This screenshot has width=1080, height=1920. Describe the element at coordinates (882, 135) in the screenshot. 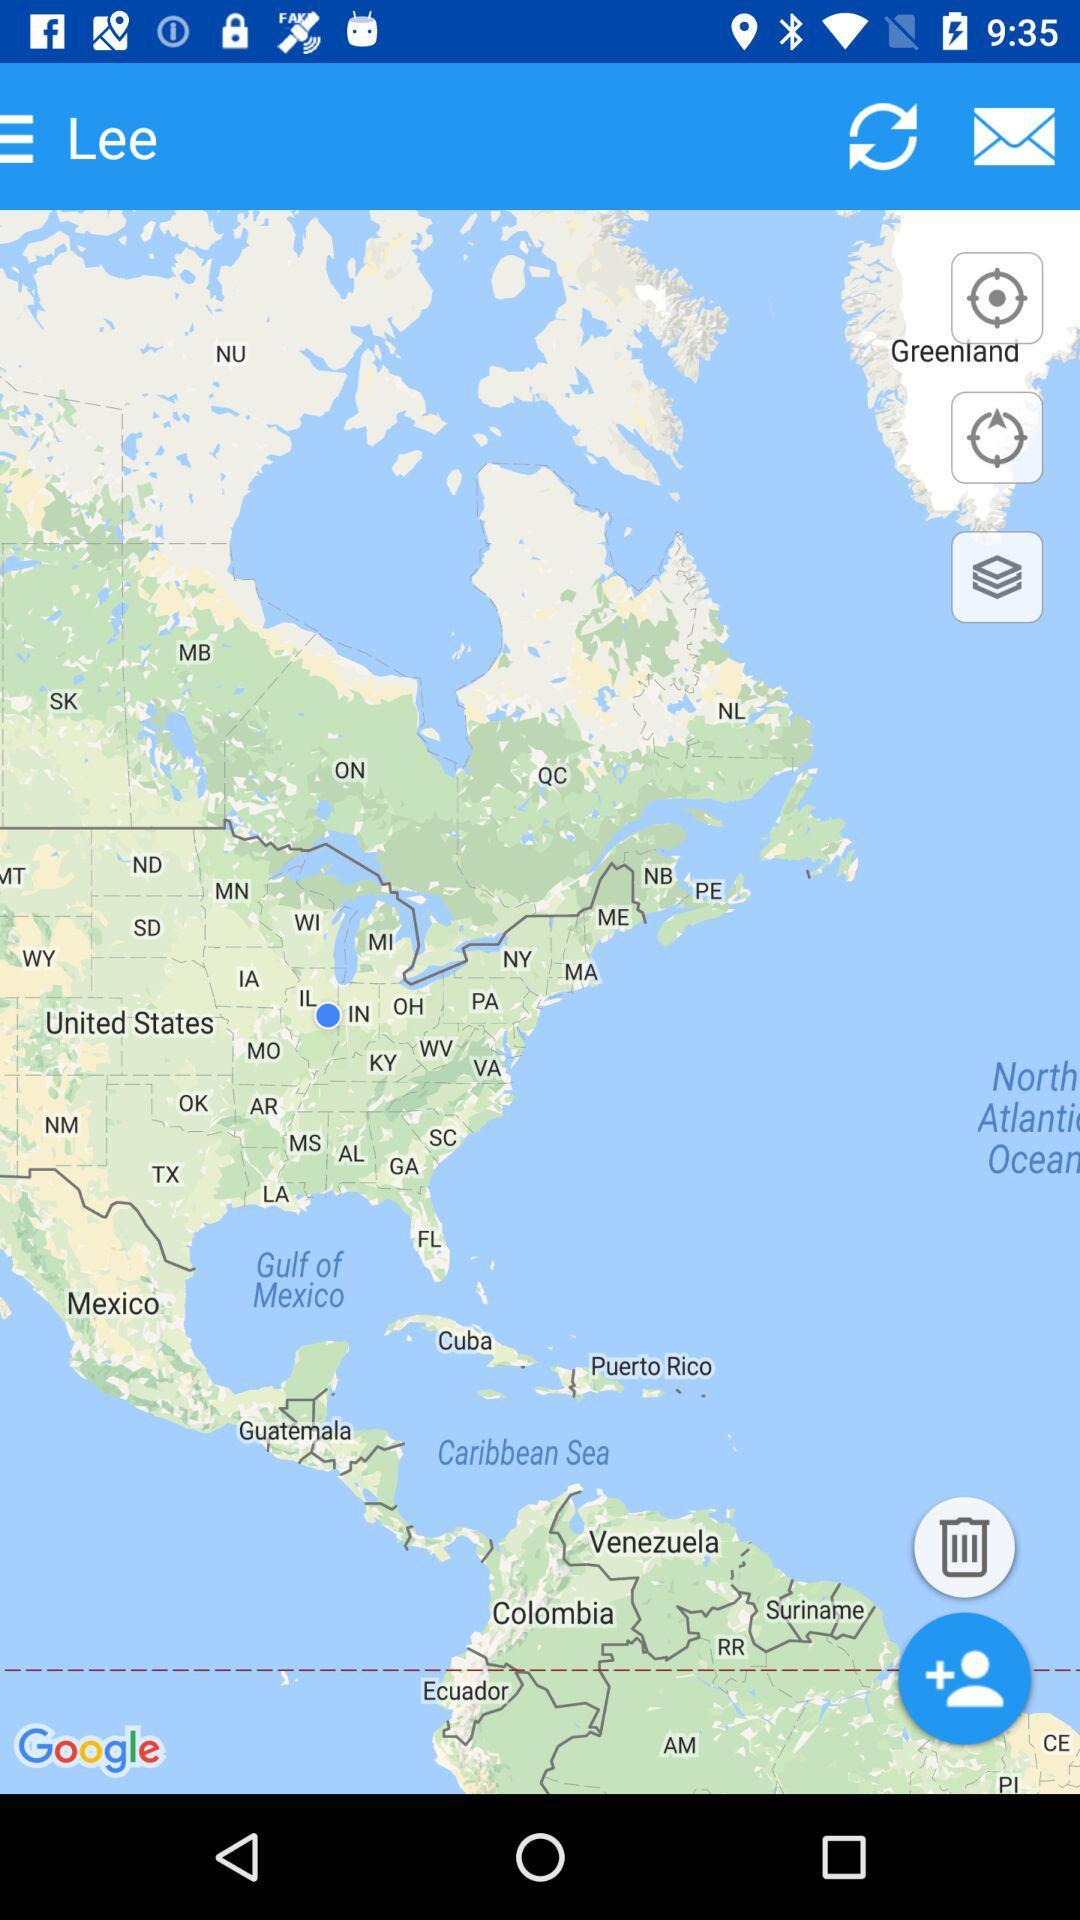

I see `map` at that location.